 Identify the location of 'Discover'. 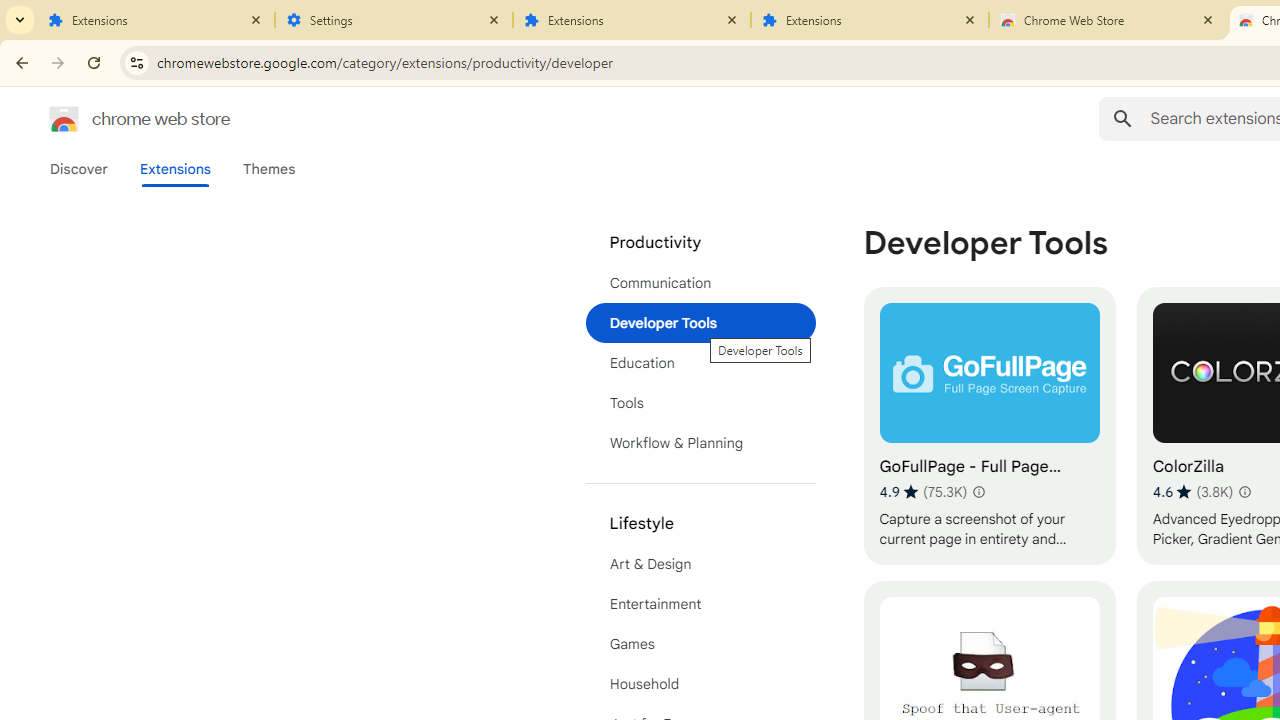
(79, 168).